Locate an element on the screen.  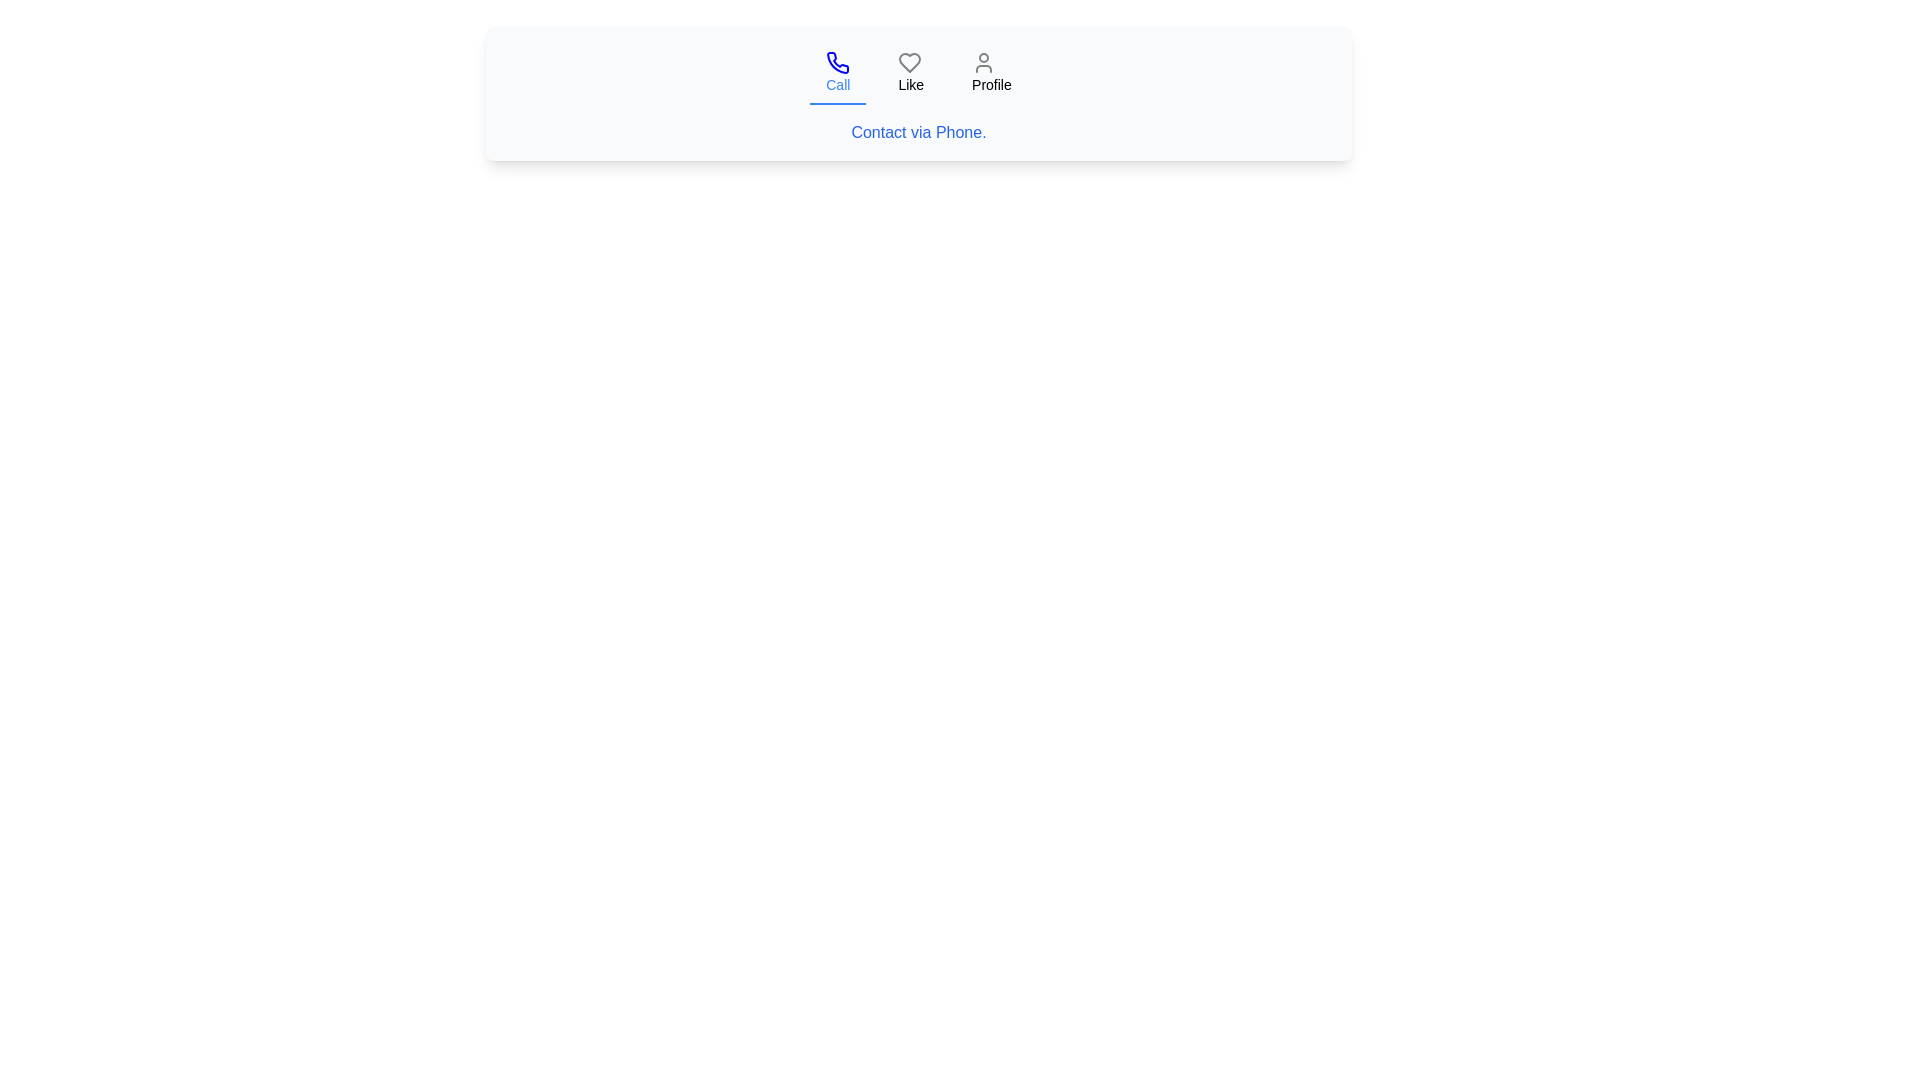
the 'Like' button, which is the second item in the navigation bar is located at coordinates (910, 72).